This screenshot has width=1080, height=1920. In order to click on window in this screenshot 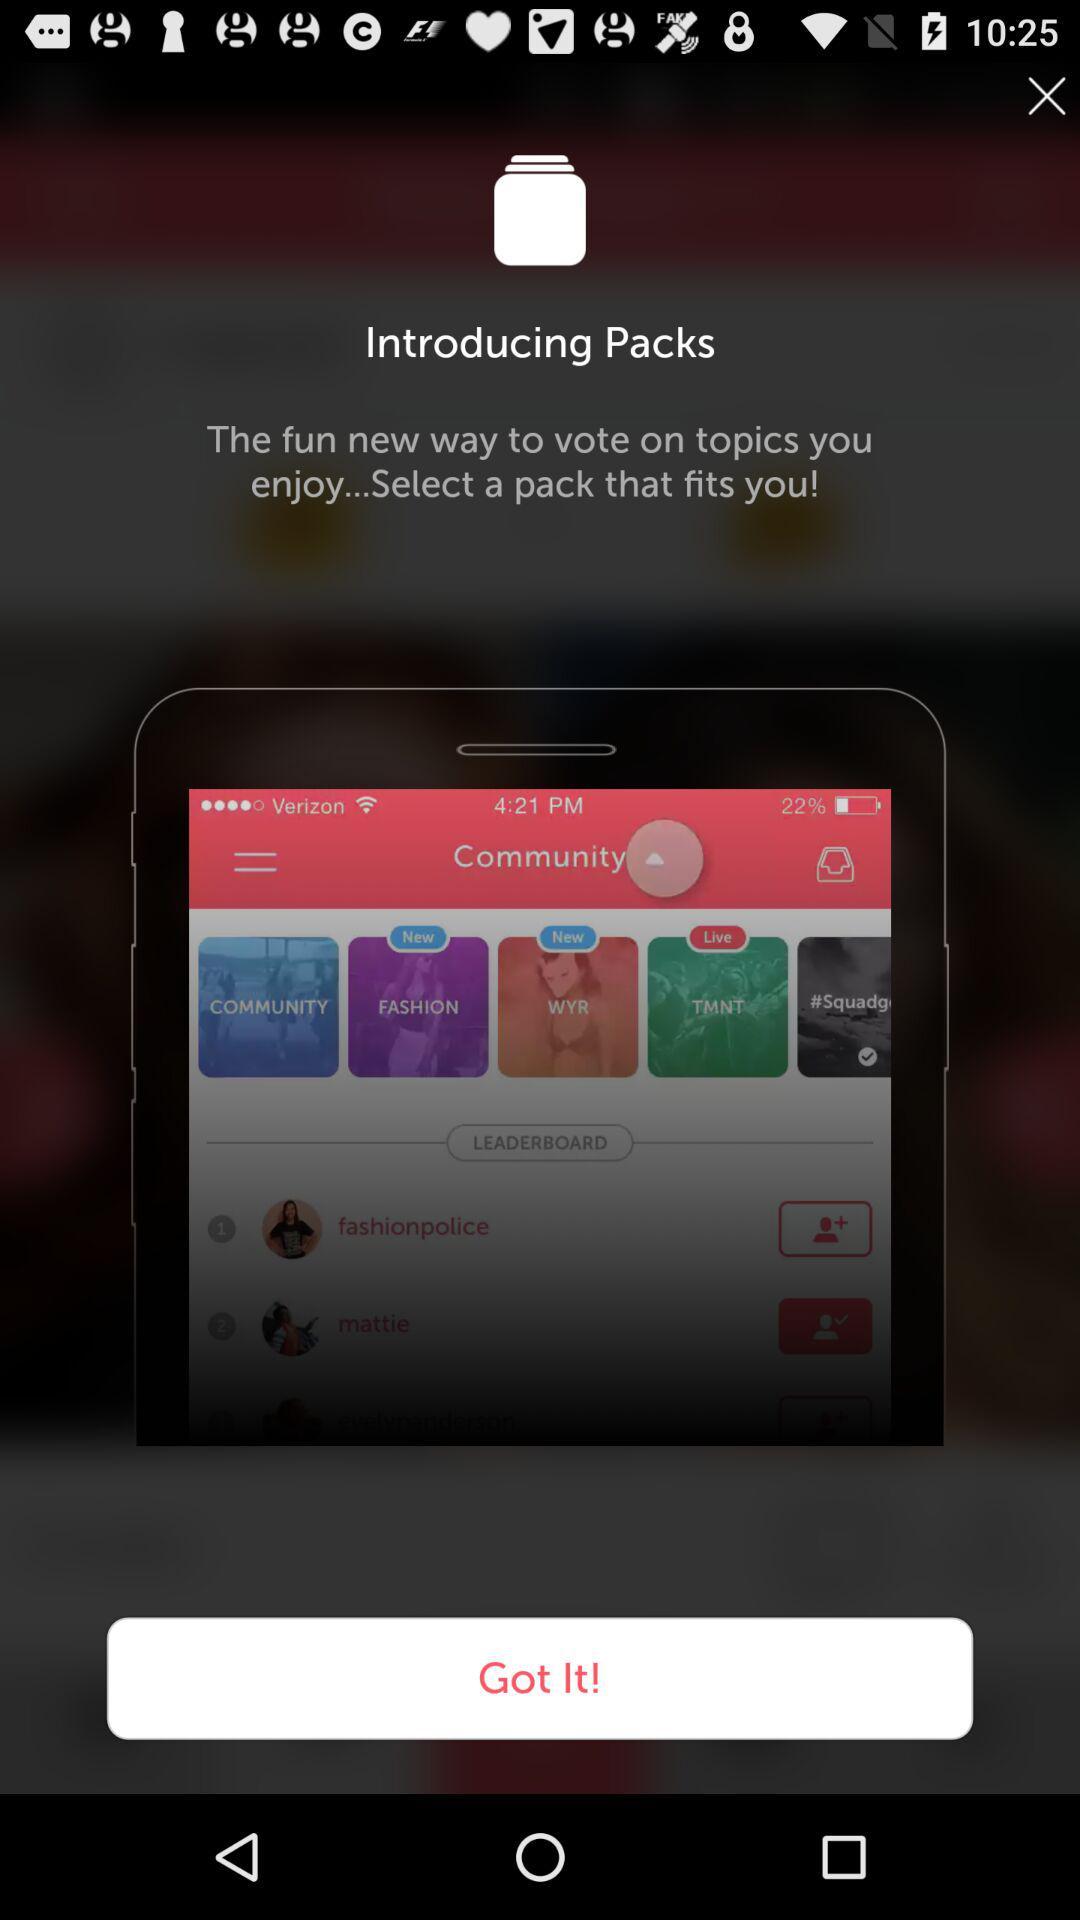, I will do `click(1045, 95)`.